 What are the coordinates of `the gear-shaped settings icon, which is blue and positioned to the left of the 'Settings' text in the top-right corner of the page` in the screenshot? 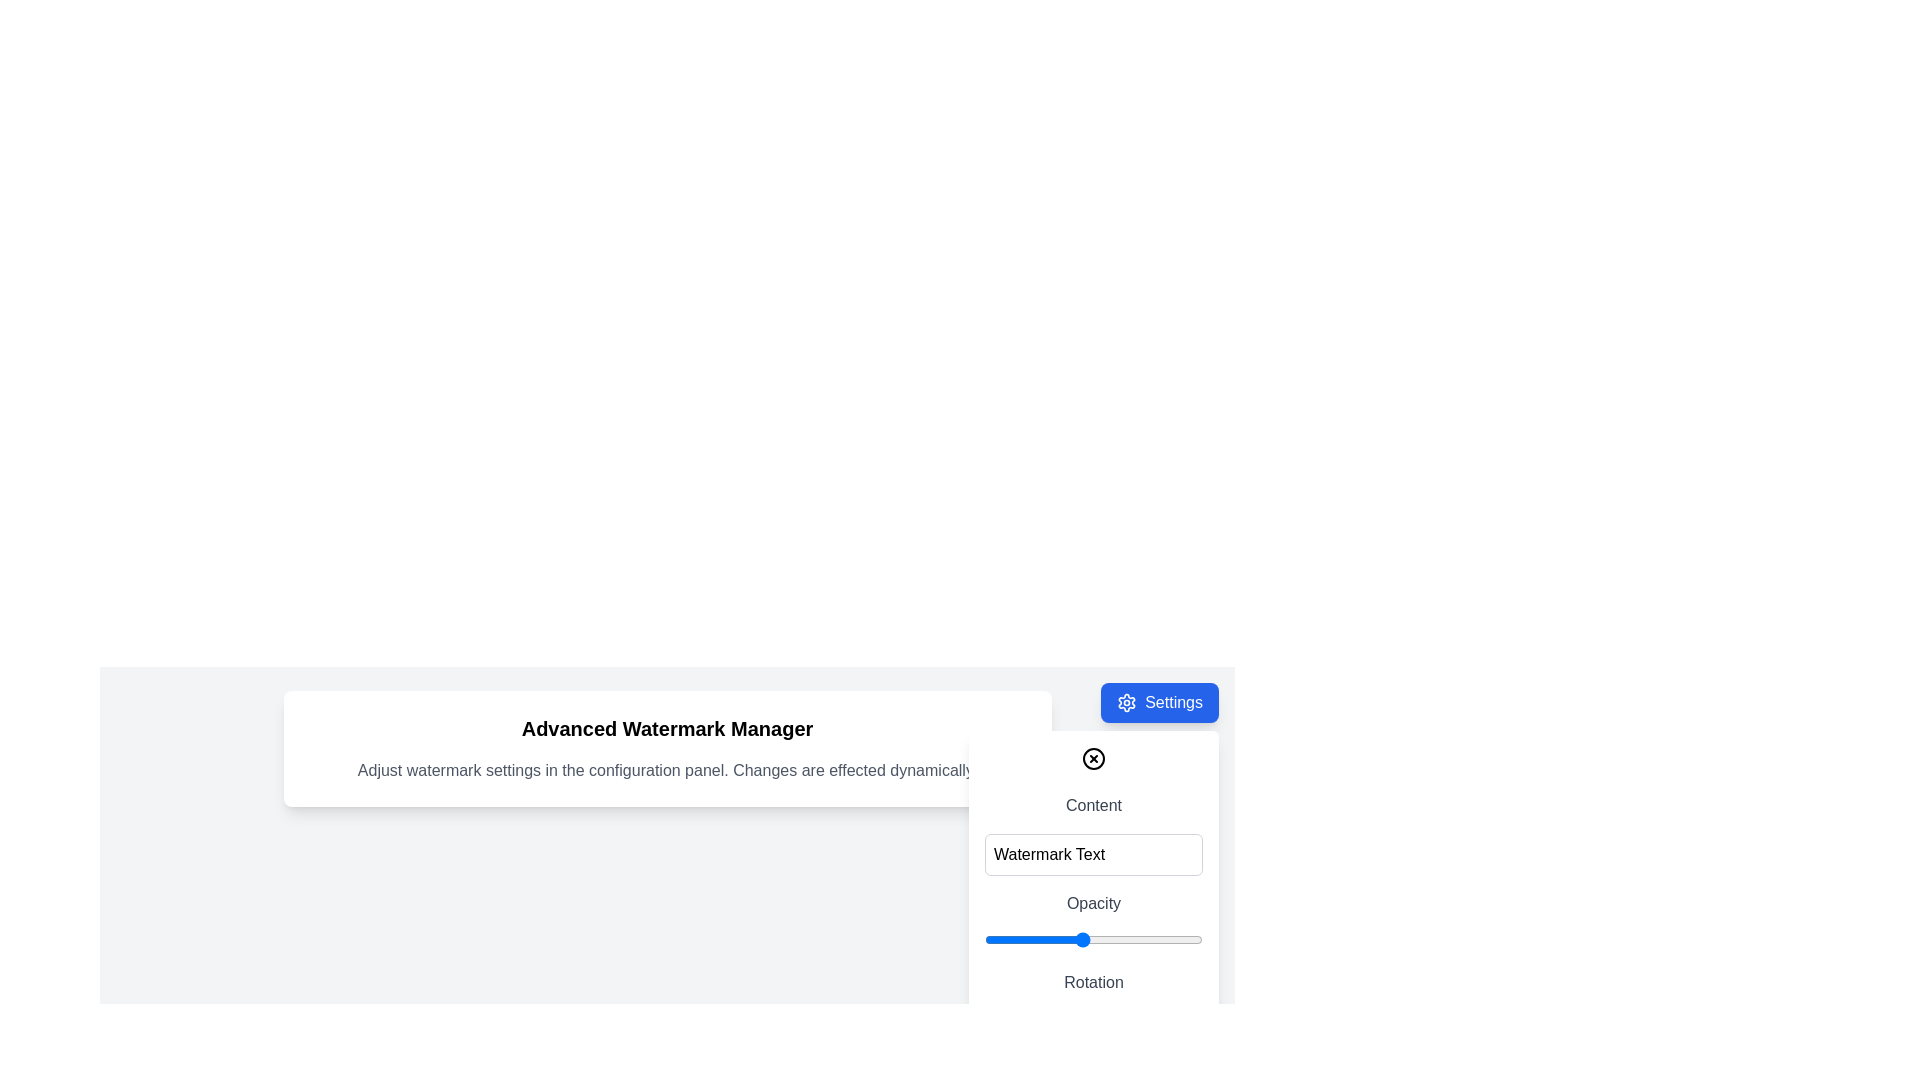 It's located at (1127, 701).